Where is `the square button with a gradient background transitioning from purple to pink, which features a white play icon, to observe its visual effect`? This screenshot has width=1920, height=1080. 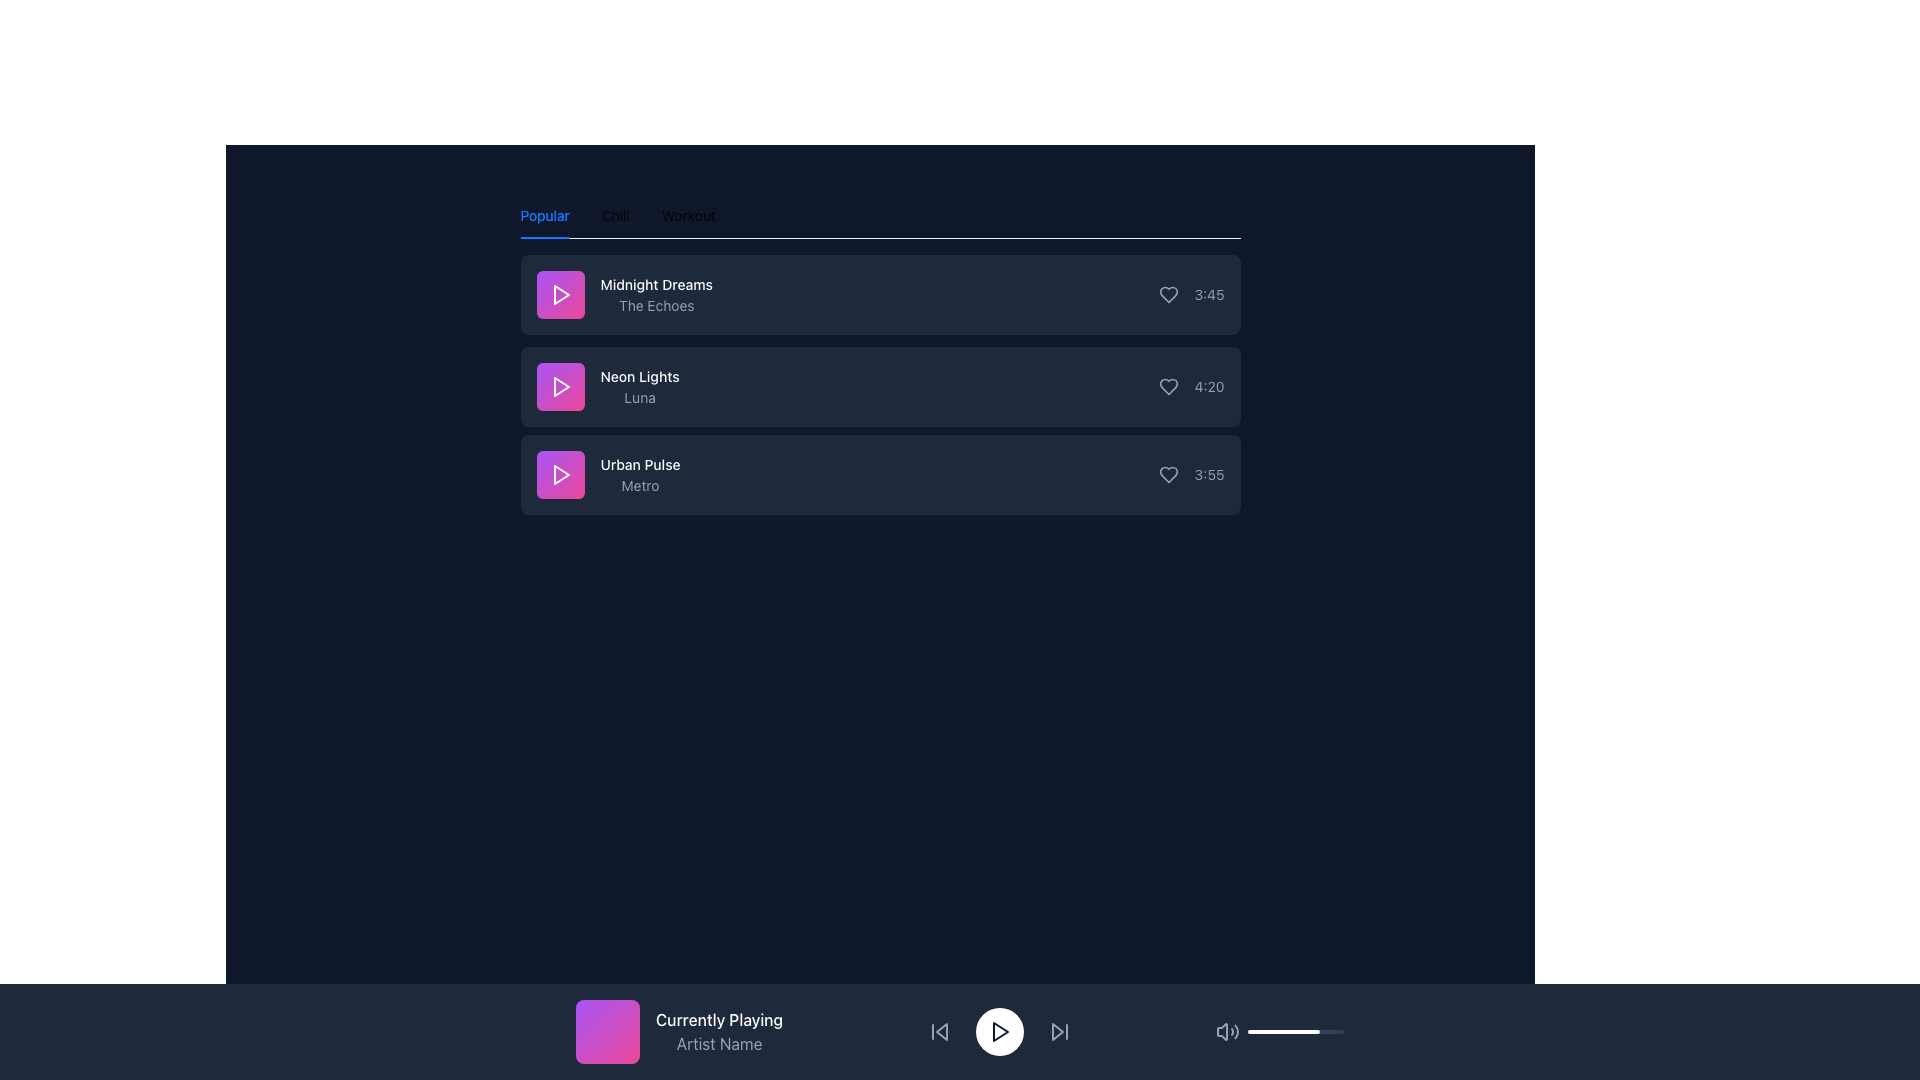 the square button with a gradient background transitioning from purple to pink, which features a white play icon, to observe its visual effect is located at coordinates (560, 474).